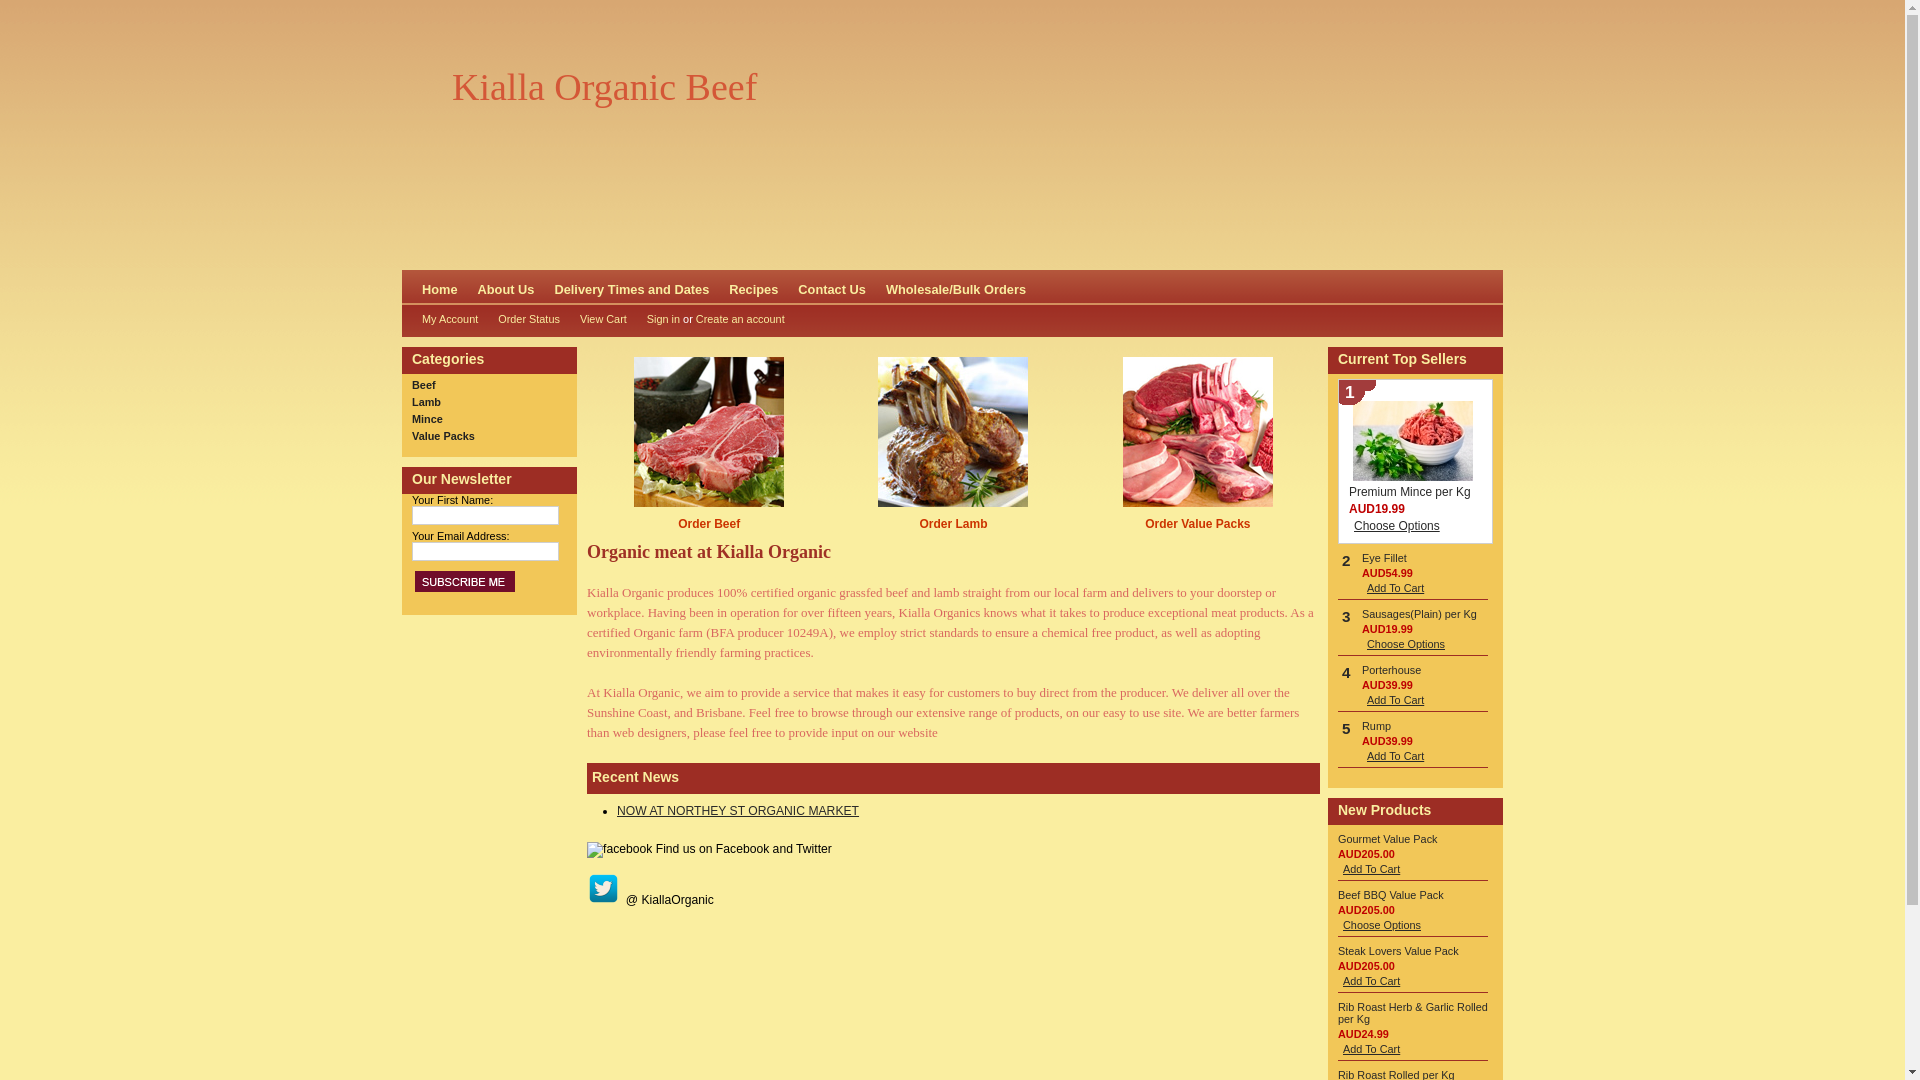 The height and width of the screenshot is (1080, 1920). What do you see at coordinates (1394, 586) in the screenshot?
I see `'Add To Cart'` at bounding box center [1394, 586].